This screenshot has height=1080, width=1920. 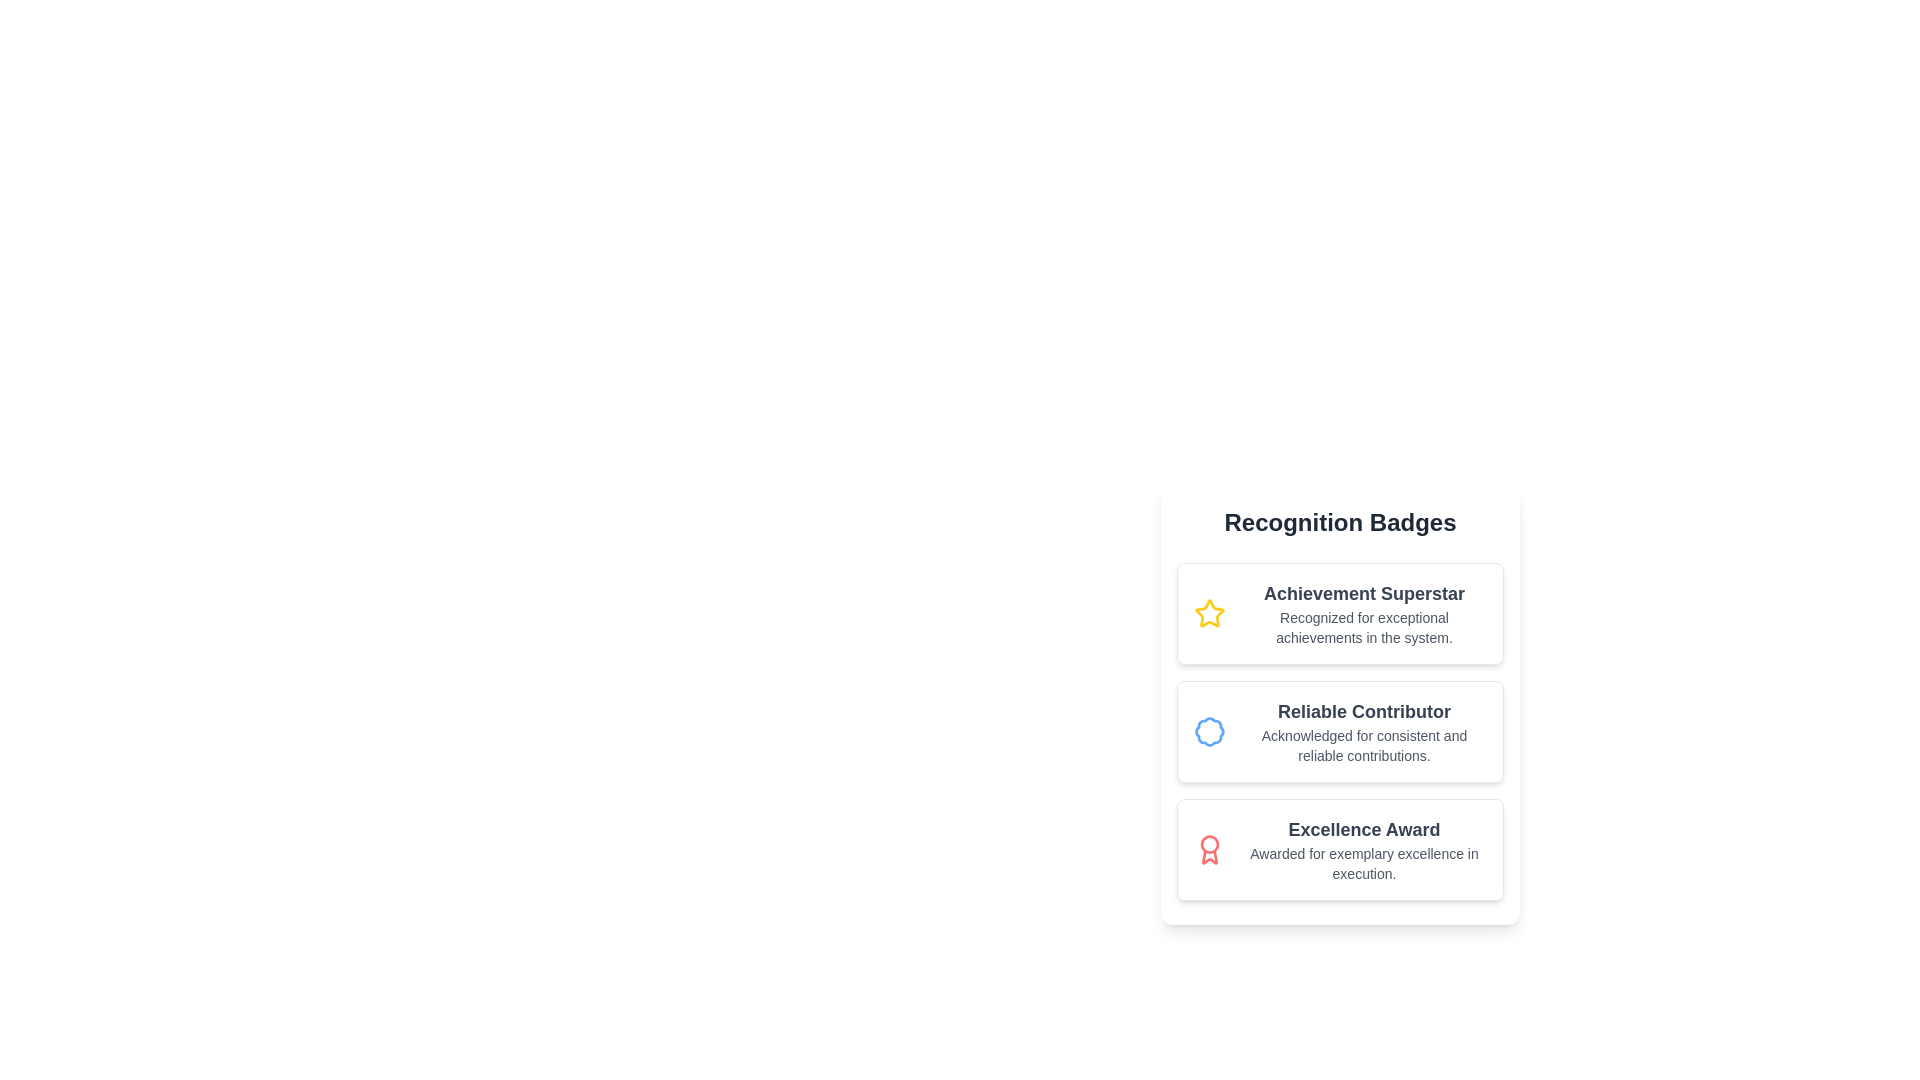 I want to click on the blue circular recognition badge icon located to the left of the 'Reliable Contributor' text label, so click(x=1208, y=732).